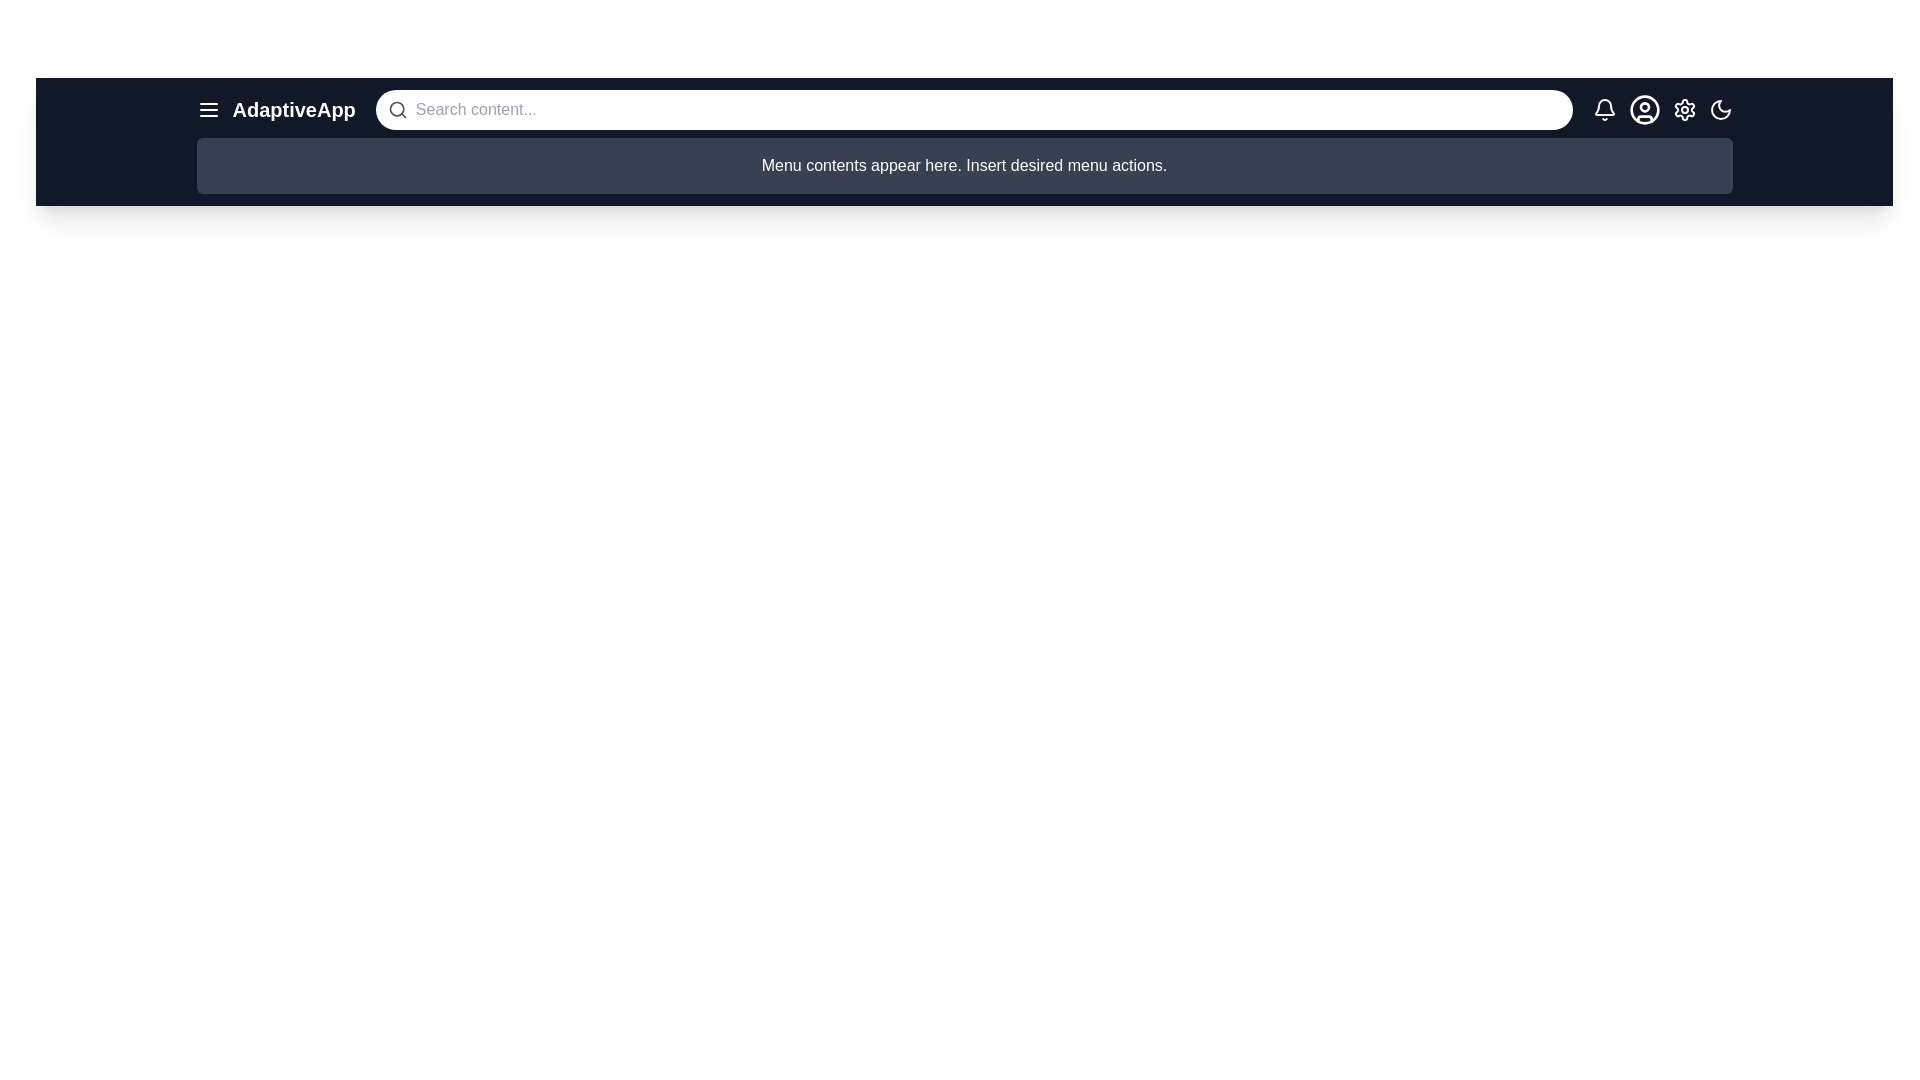 This screenshot has width=1920, height=1080. I want to click on the user profile icon, so click(1644, 110).